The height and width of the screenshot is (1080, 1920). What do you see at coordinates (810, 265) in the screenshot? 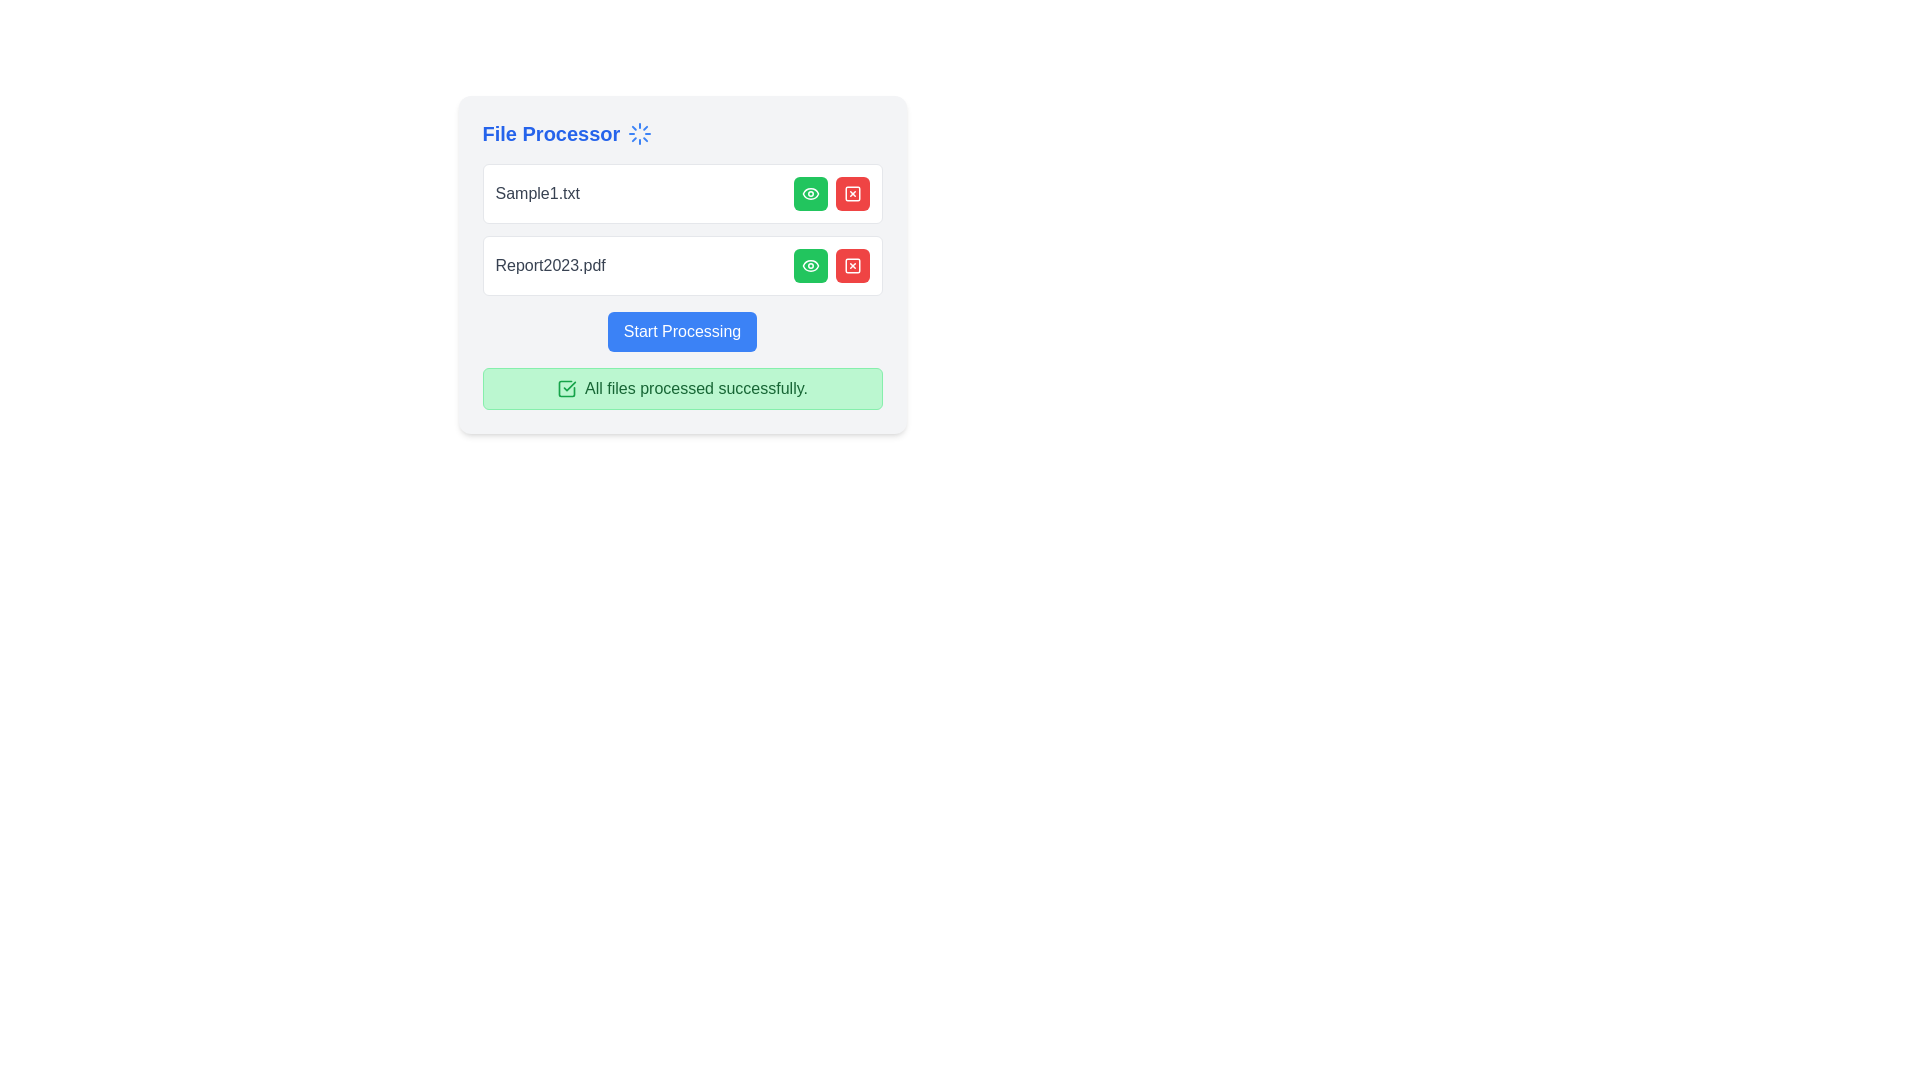
I see `the leftmost button in the group of two buttons located on the right side of the list item row labeled 'Report2023.pdf'` at bounding box center [810, 265].